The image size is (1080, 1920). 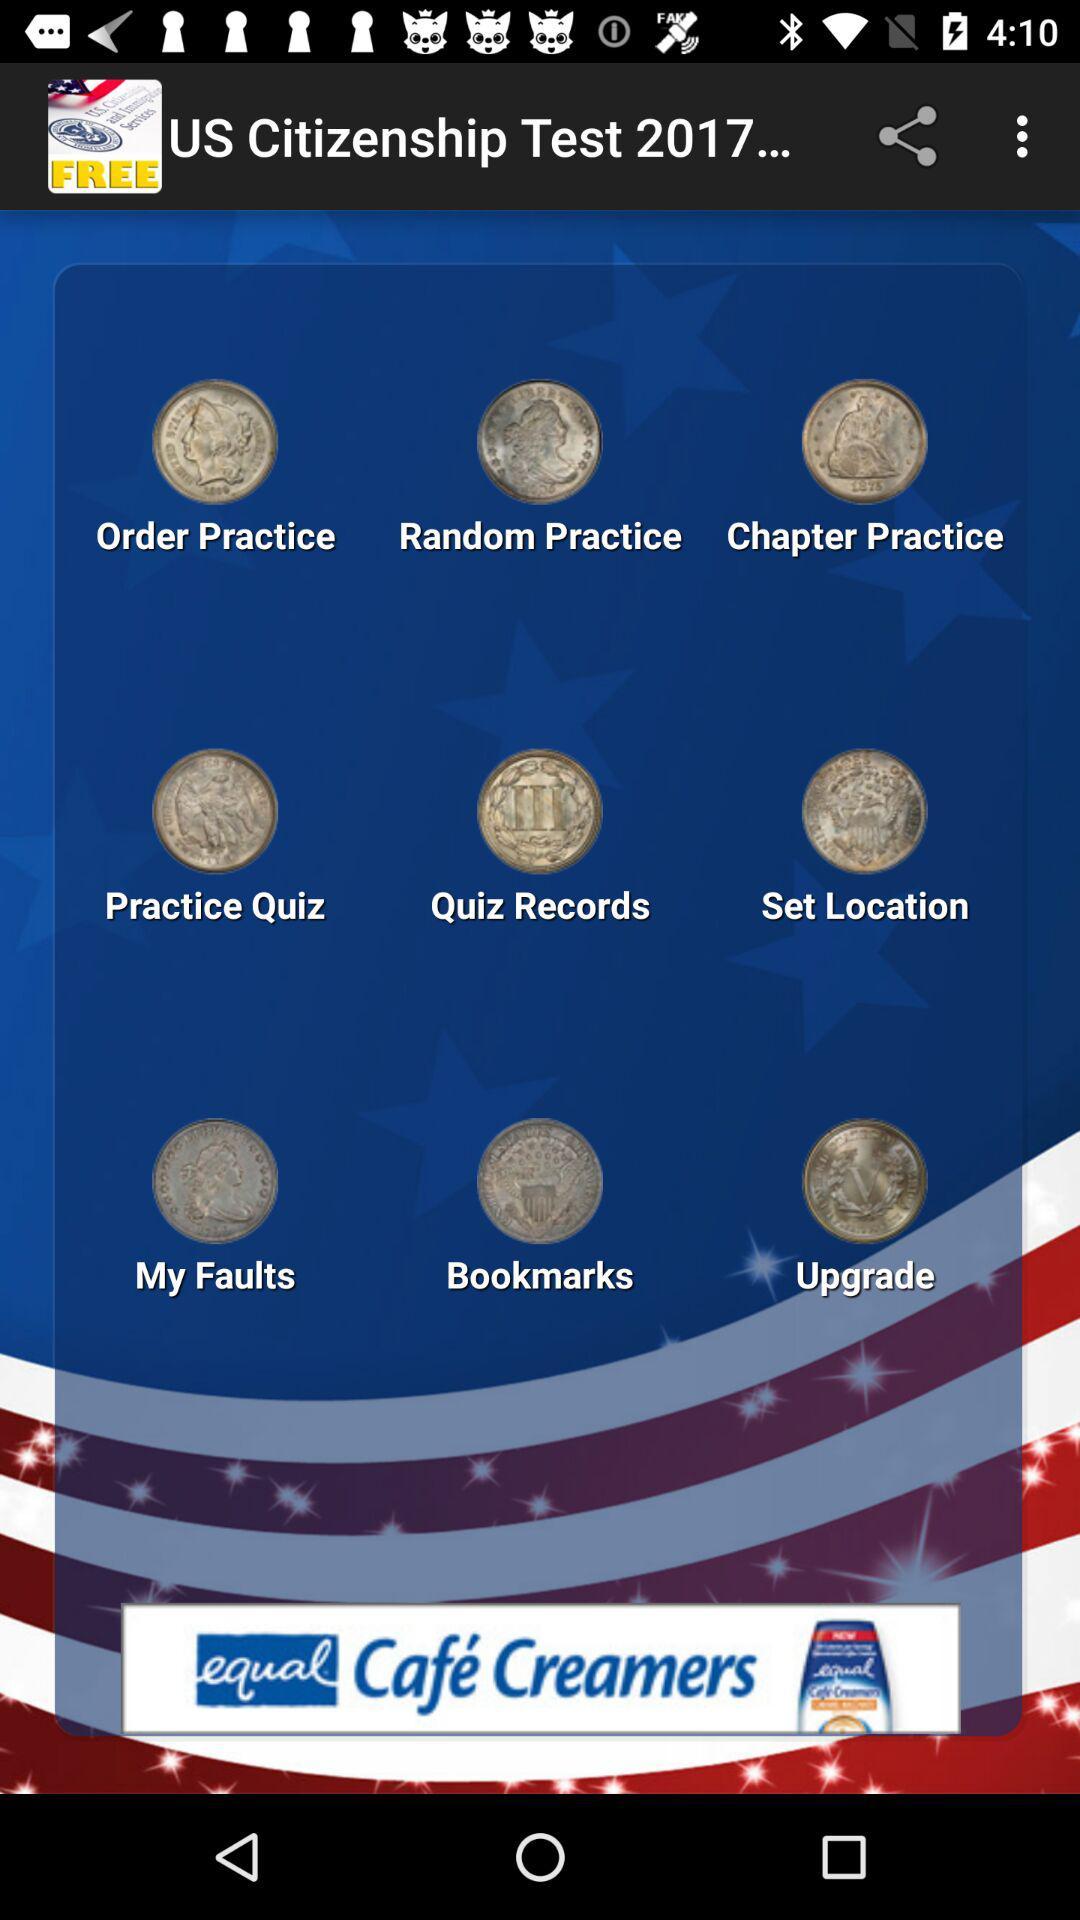 I want to click on option my faults on page, so click(x=215, y=1308).